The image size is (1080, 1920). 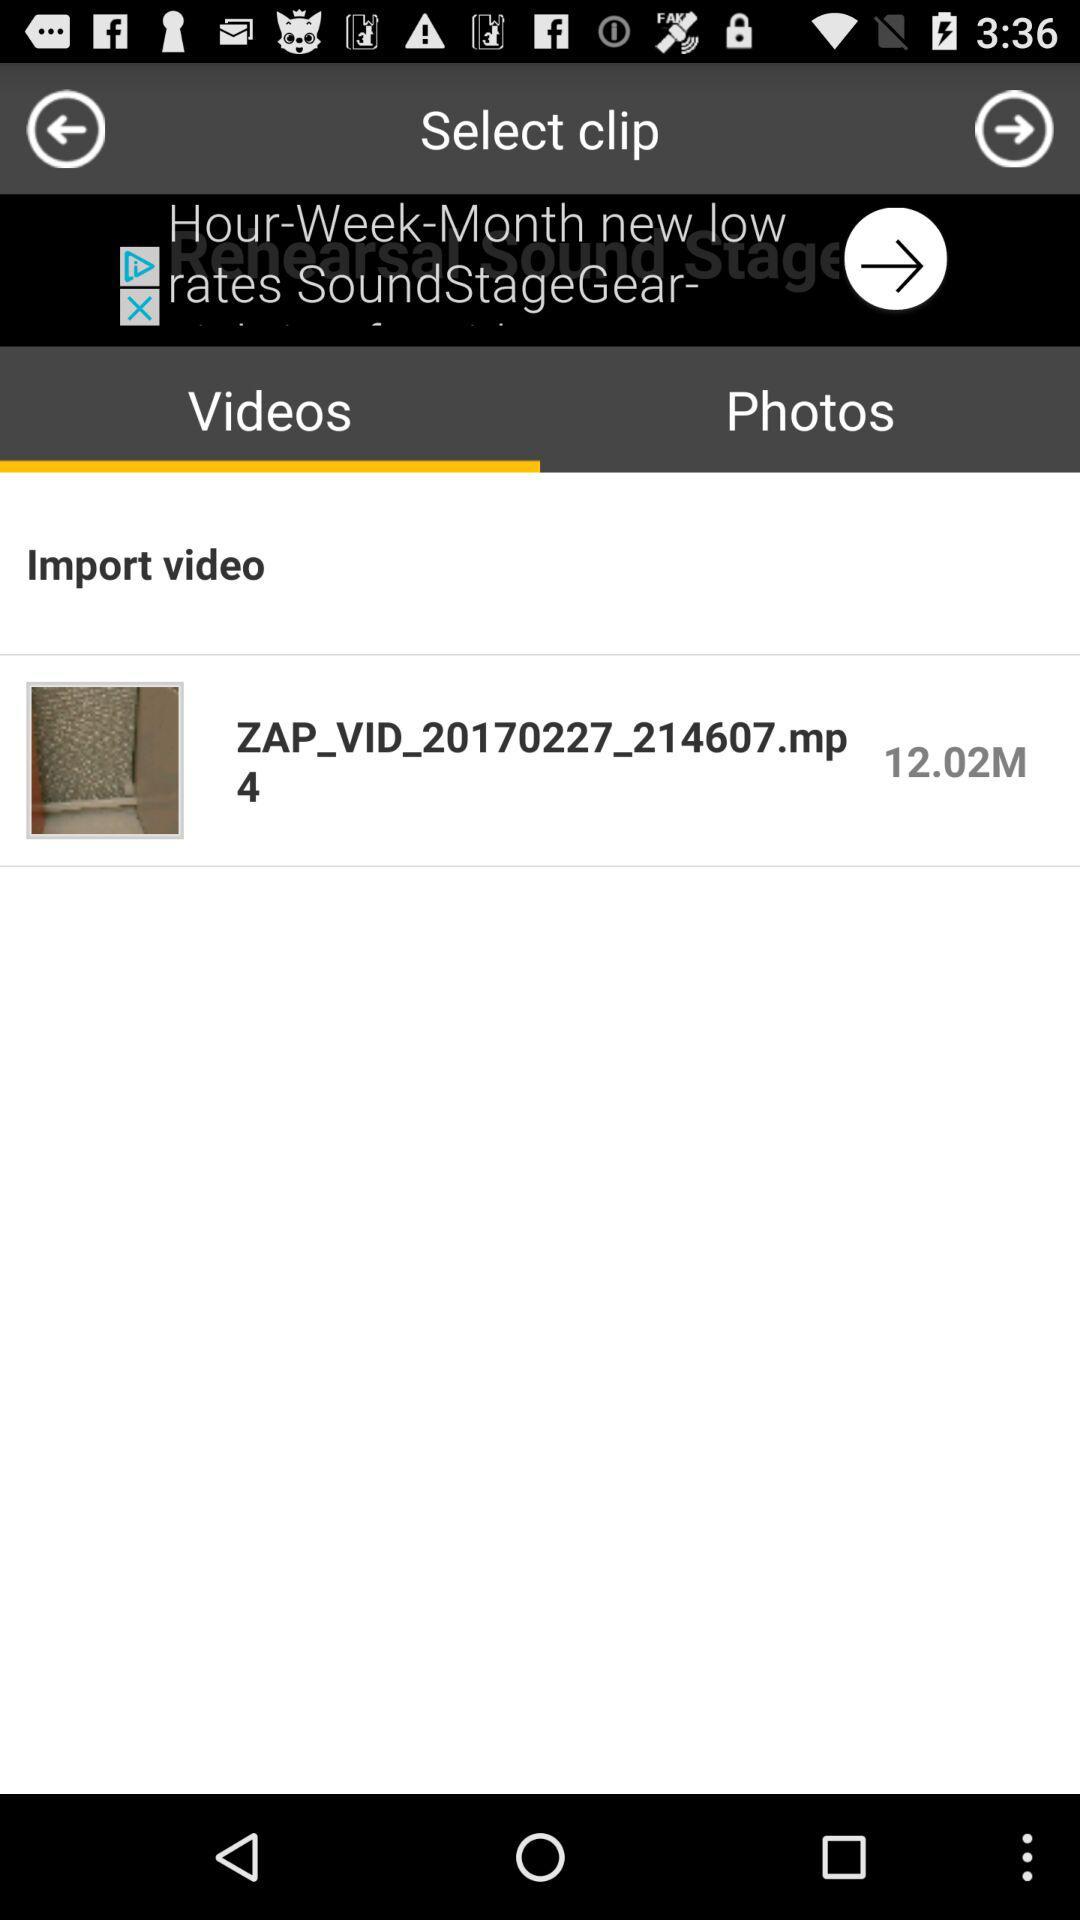 I want to click on advertisement box, so click(x=540, y=258).